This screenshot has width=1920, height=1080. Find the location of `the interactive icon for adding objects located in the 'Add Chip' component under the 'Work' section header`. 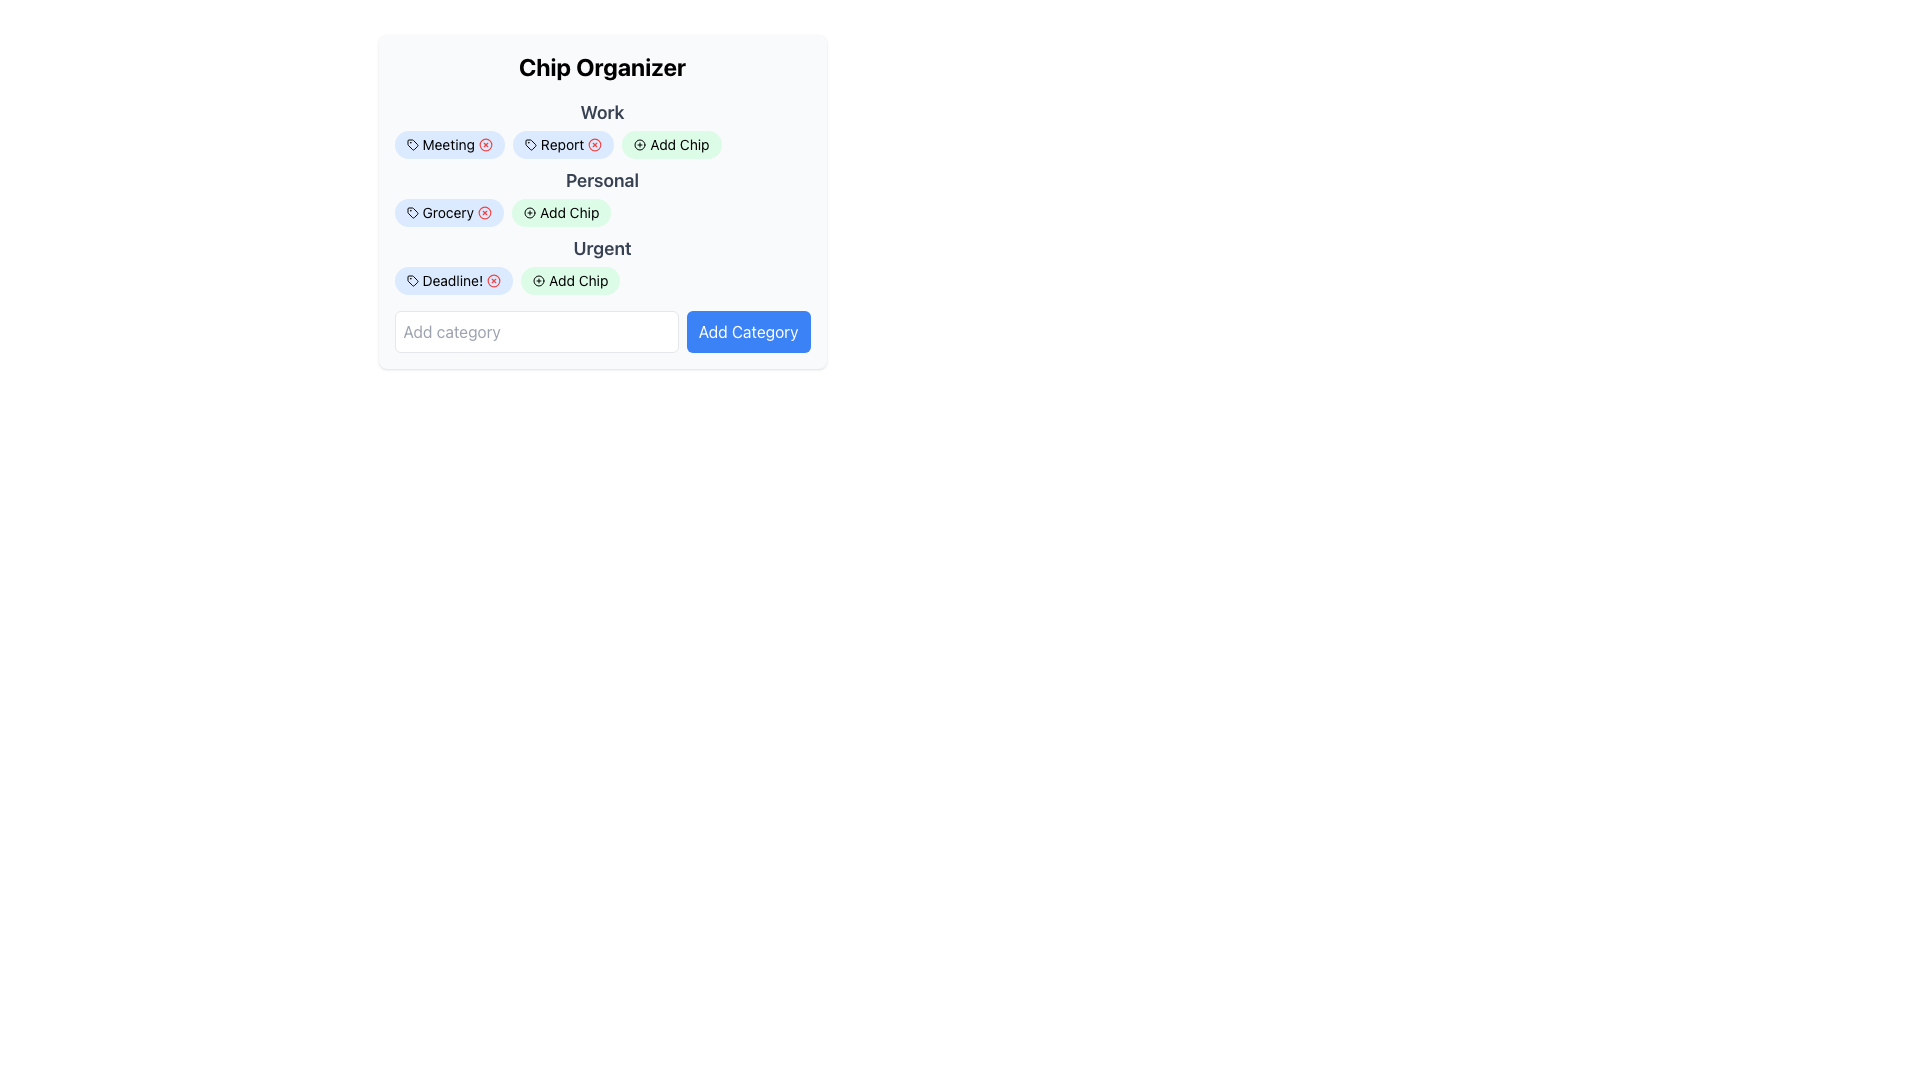

the interactive icon for adding objects located in the 'Add Chip' component under the 'Work' section header is located at coordinates (638, 144).